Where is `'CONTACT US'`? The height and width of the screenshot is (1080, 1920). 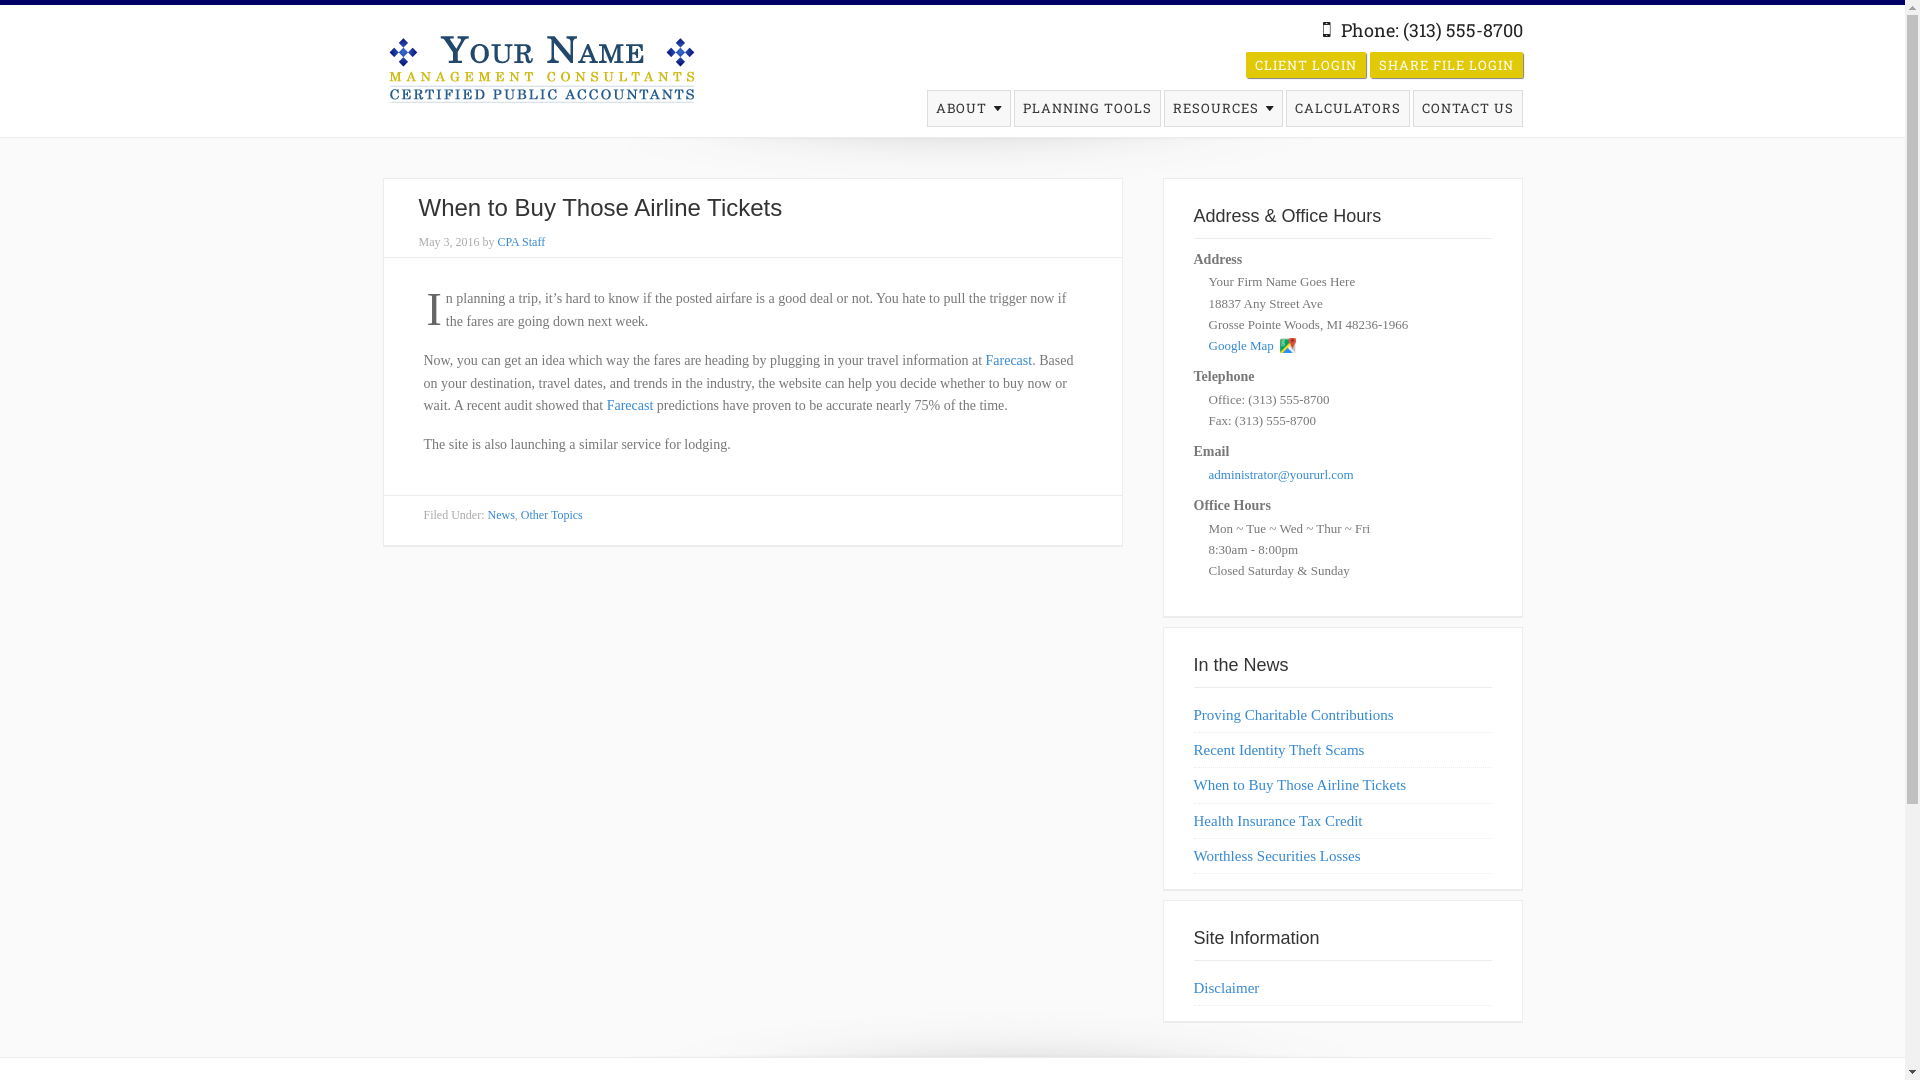 'CONTACT US' is located at coordinates (1468, 108).